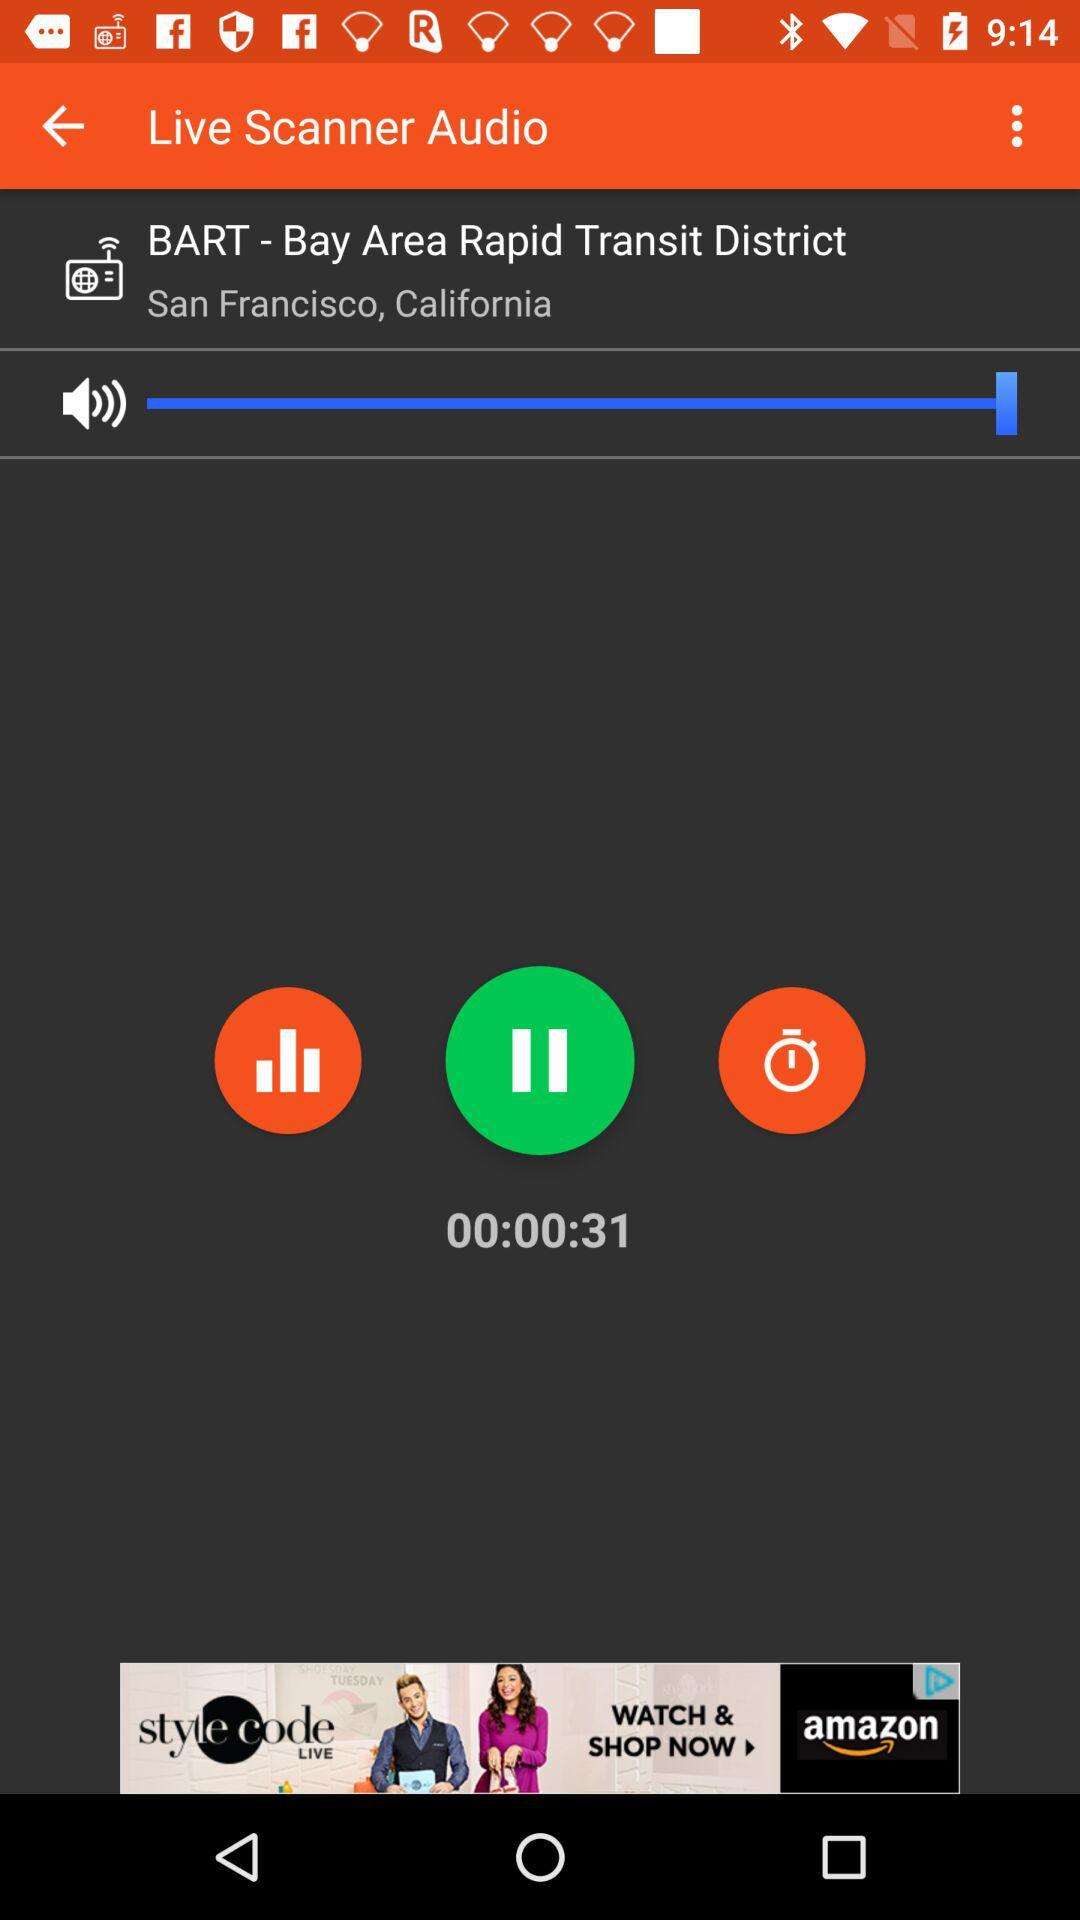  Describe the element at coordinates (790, 1059) in the screenshot. I see `the time icon` at that location.